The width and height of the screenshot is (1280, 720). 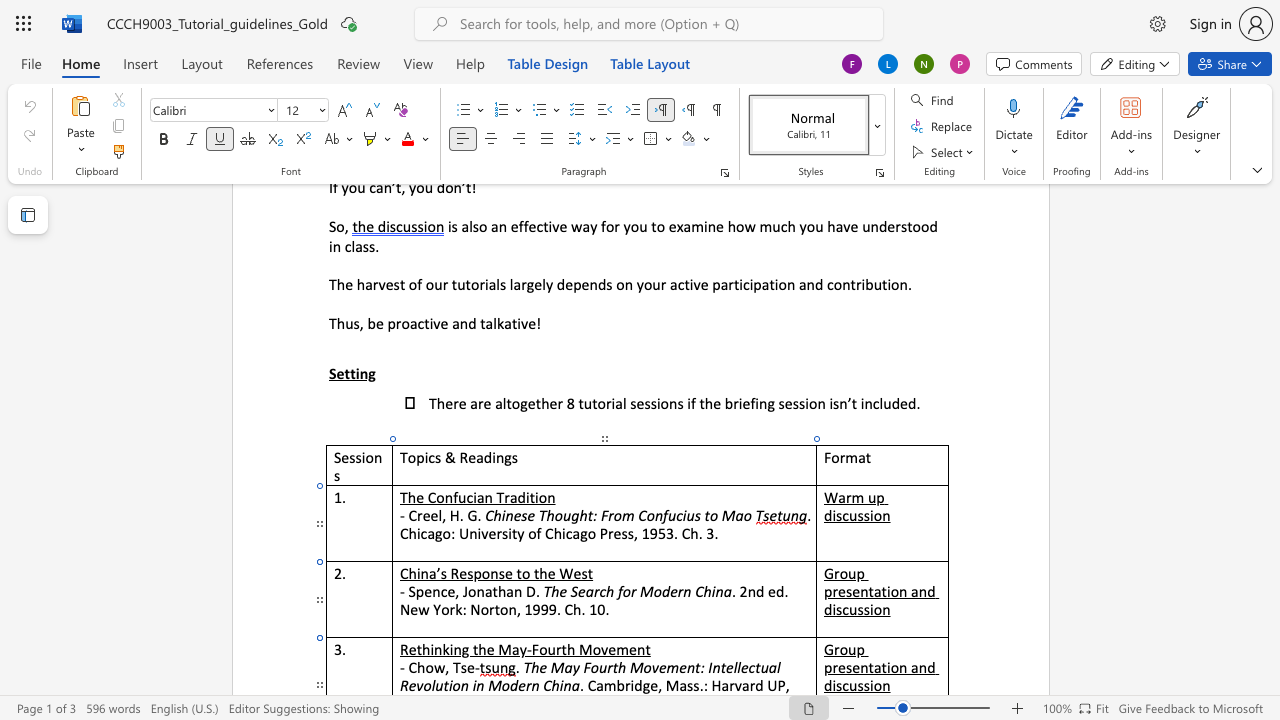 I want to click on the space between the continuous character "s" and "e" in the text, so click(x=466, y=667).